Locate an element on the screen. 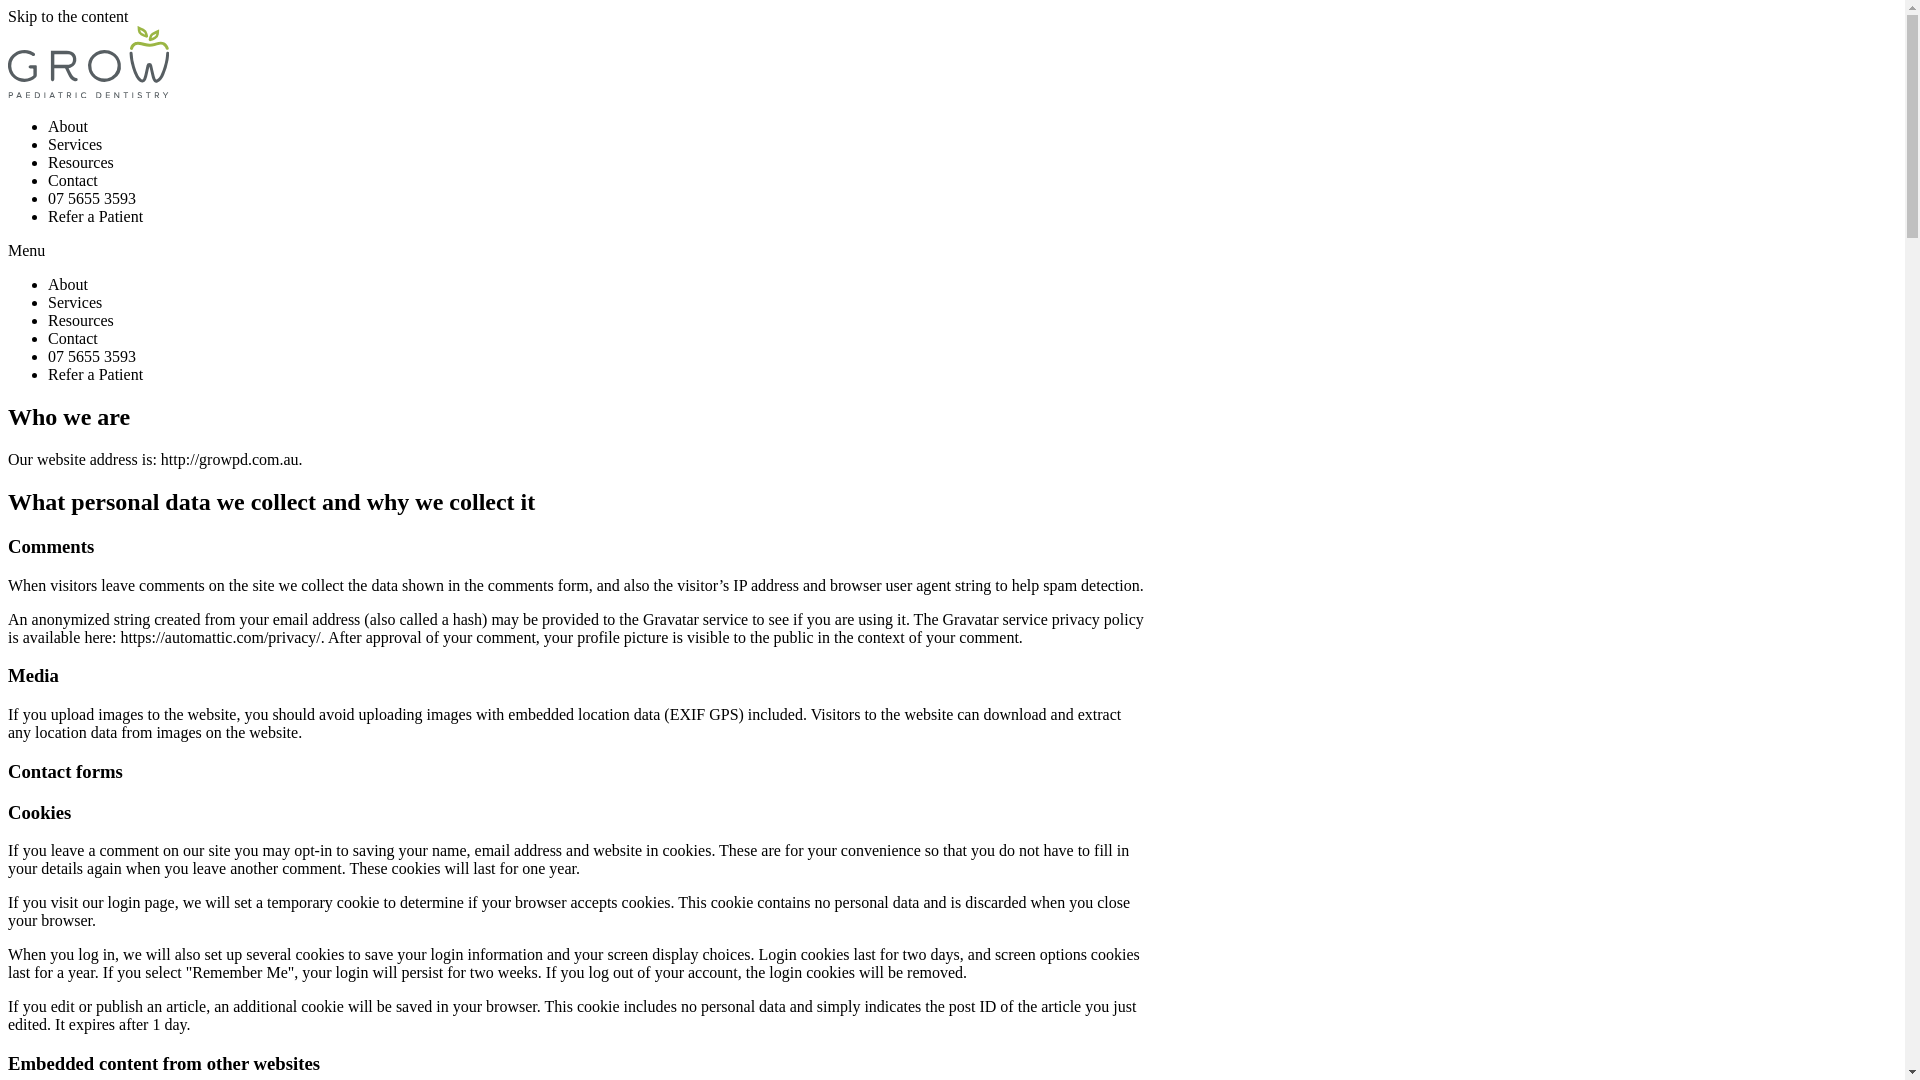 This screenshot has width=1920, height=1080. 'Resources' is located at coordinates (80, 161).